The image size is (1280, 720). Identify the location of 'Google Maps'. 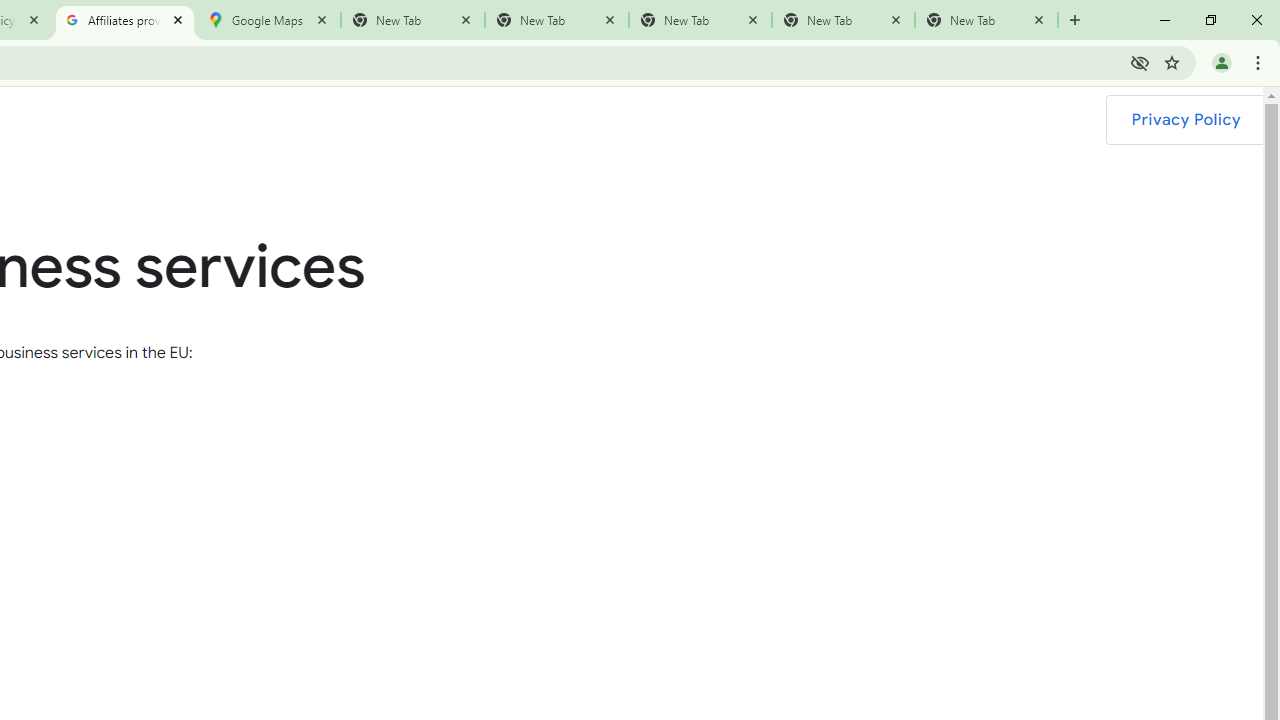
(267, 20).